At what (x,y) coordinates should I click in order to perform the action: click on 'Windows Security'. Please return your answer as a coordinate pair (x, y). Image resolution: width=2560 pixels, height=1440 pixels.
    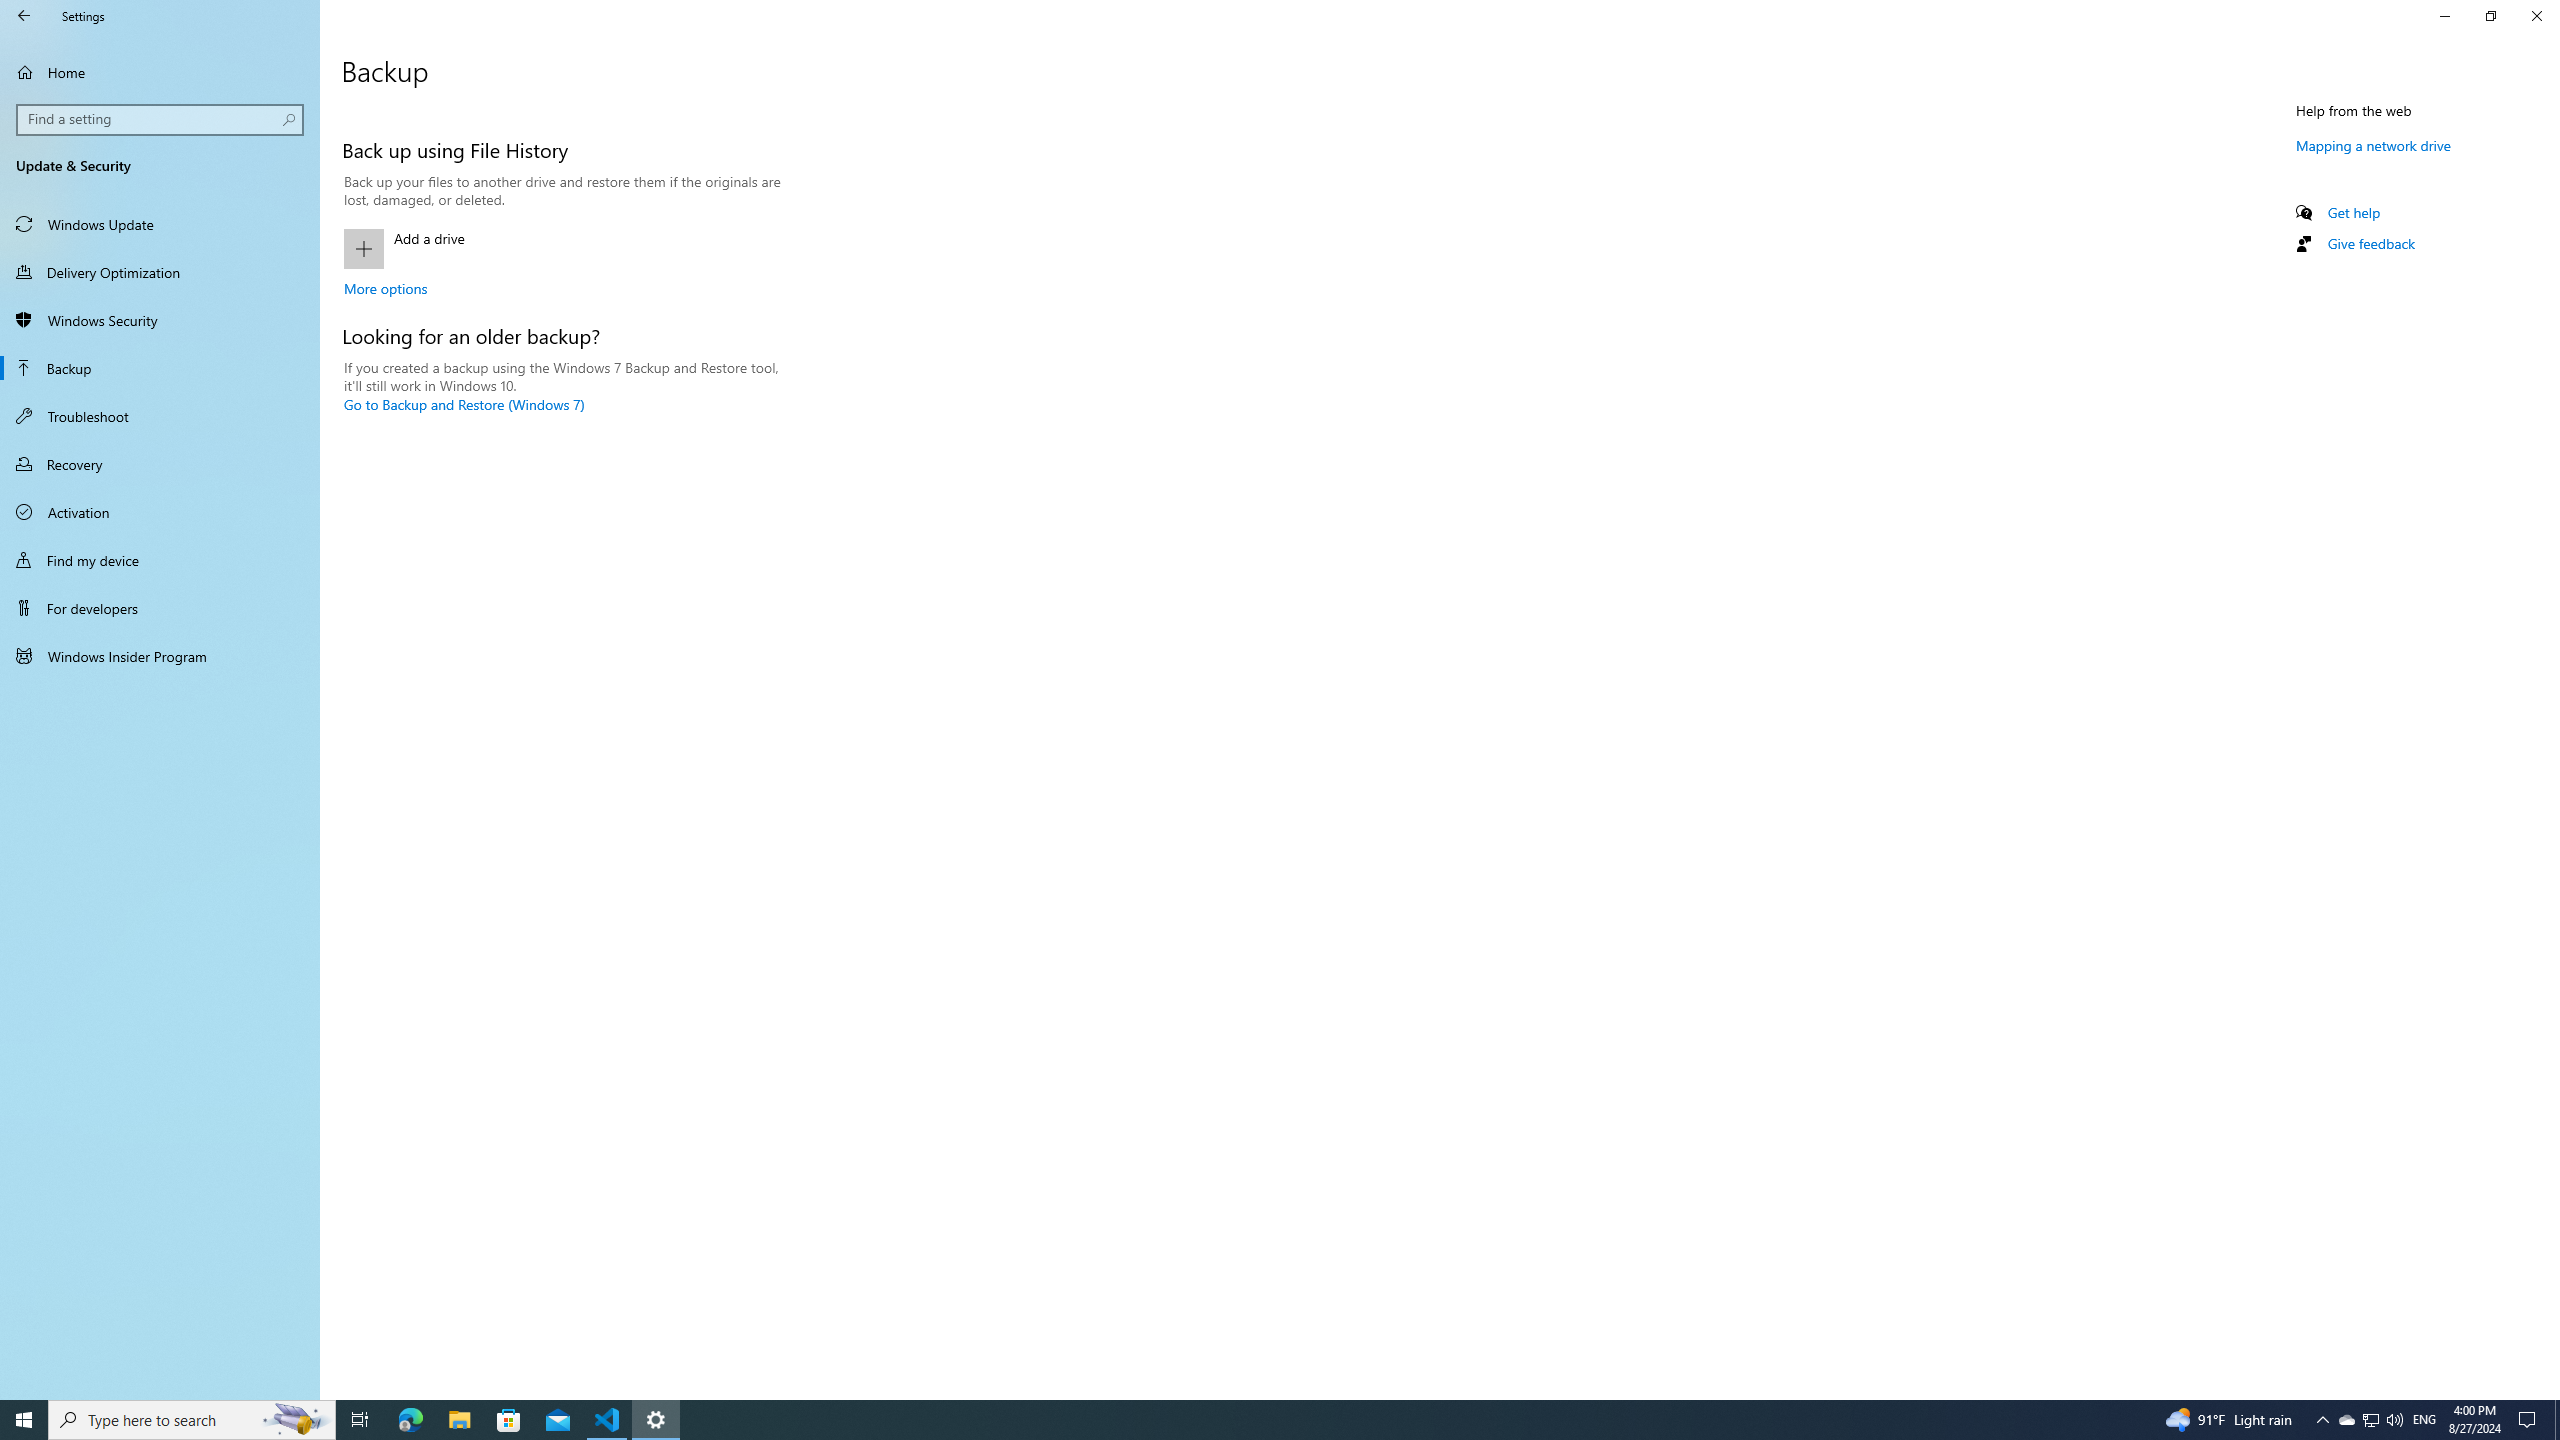
    Looking at the image, I should click on (159, 319).